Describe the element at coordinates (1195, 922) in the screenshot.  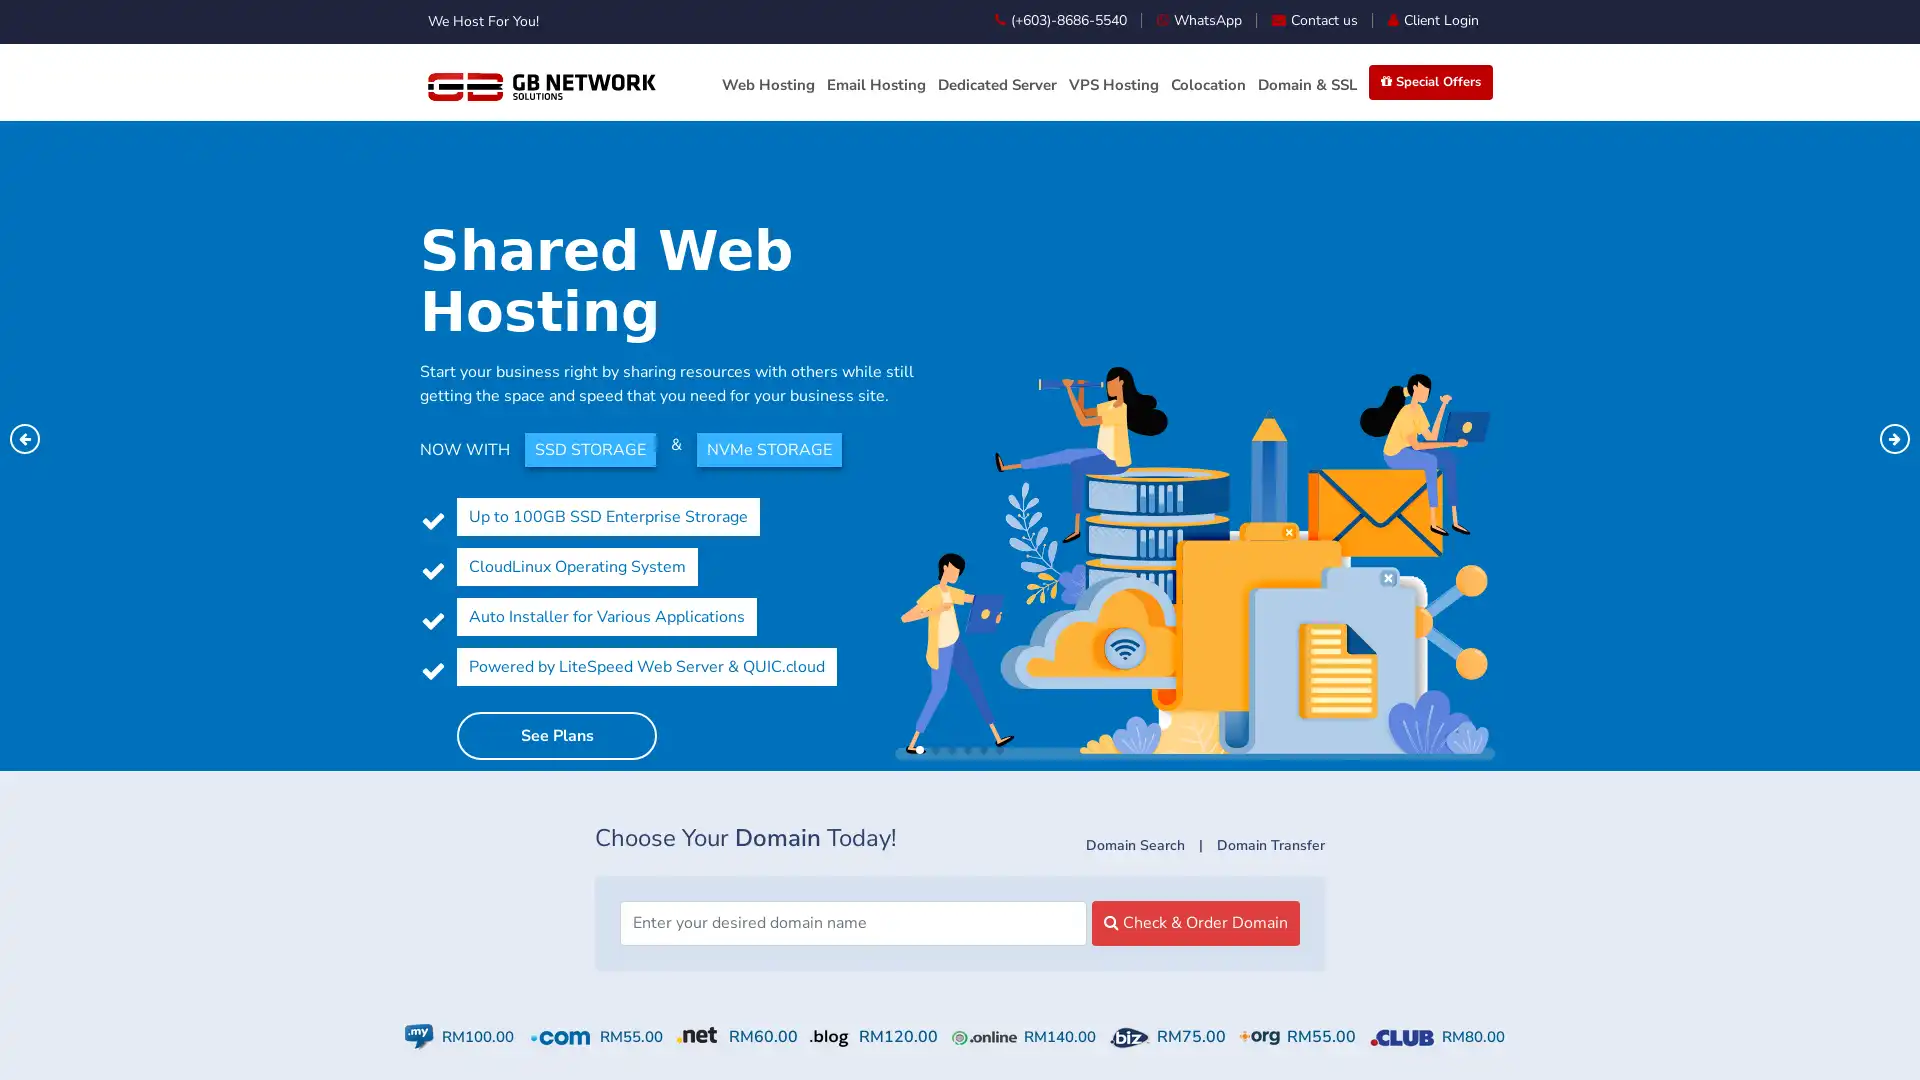
I see `Check & Order Domain` at that location.